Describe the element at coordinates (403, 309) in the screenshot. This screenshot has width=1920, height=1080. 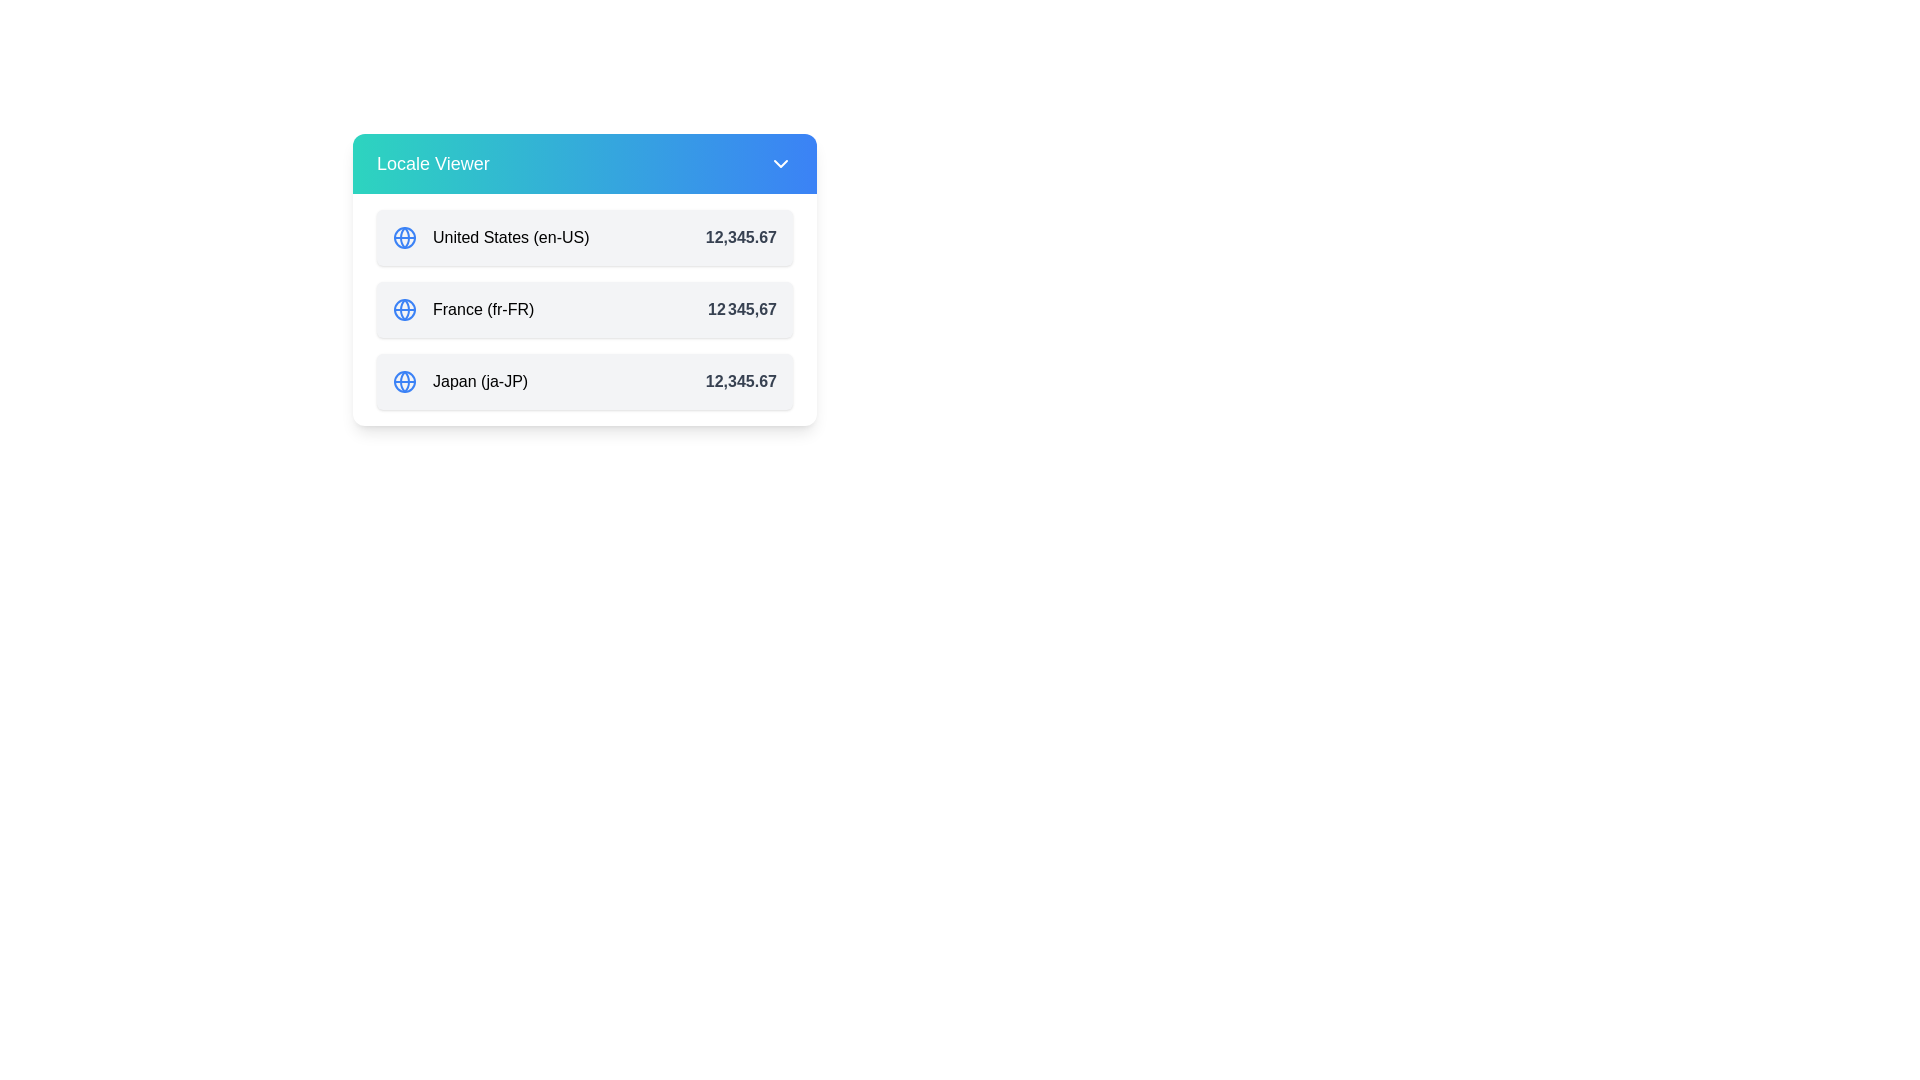
I see `the circular outline globe icon located to the left of the 'France (fr-FR)' label in the second row of the 'Locale Viewer' card` at that location.